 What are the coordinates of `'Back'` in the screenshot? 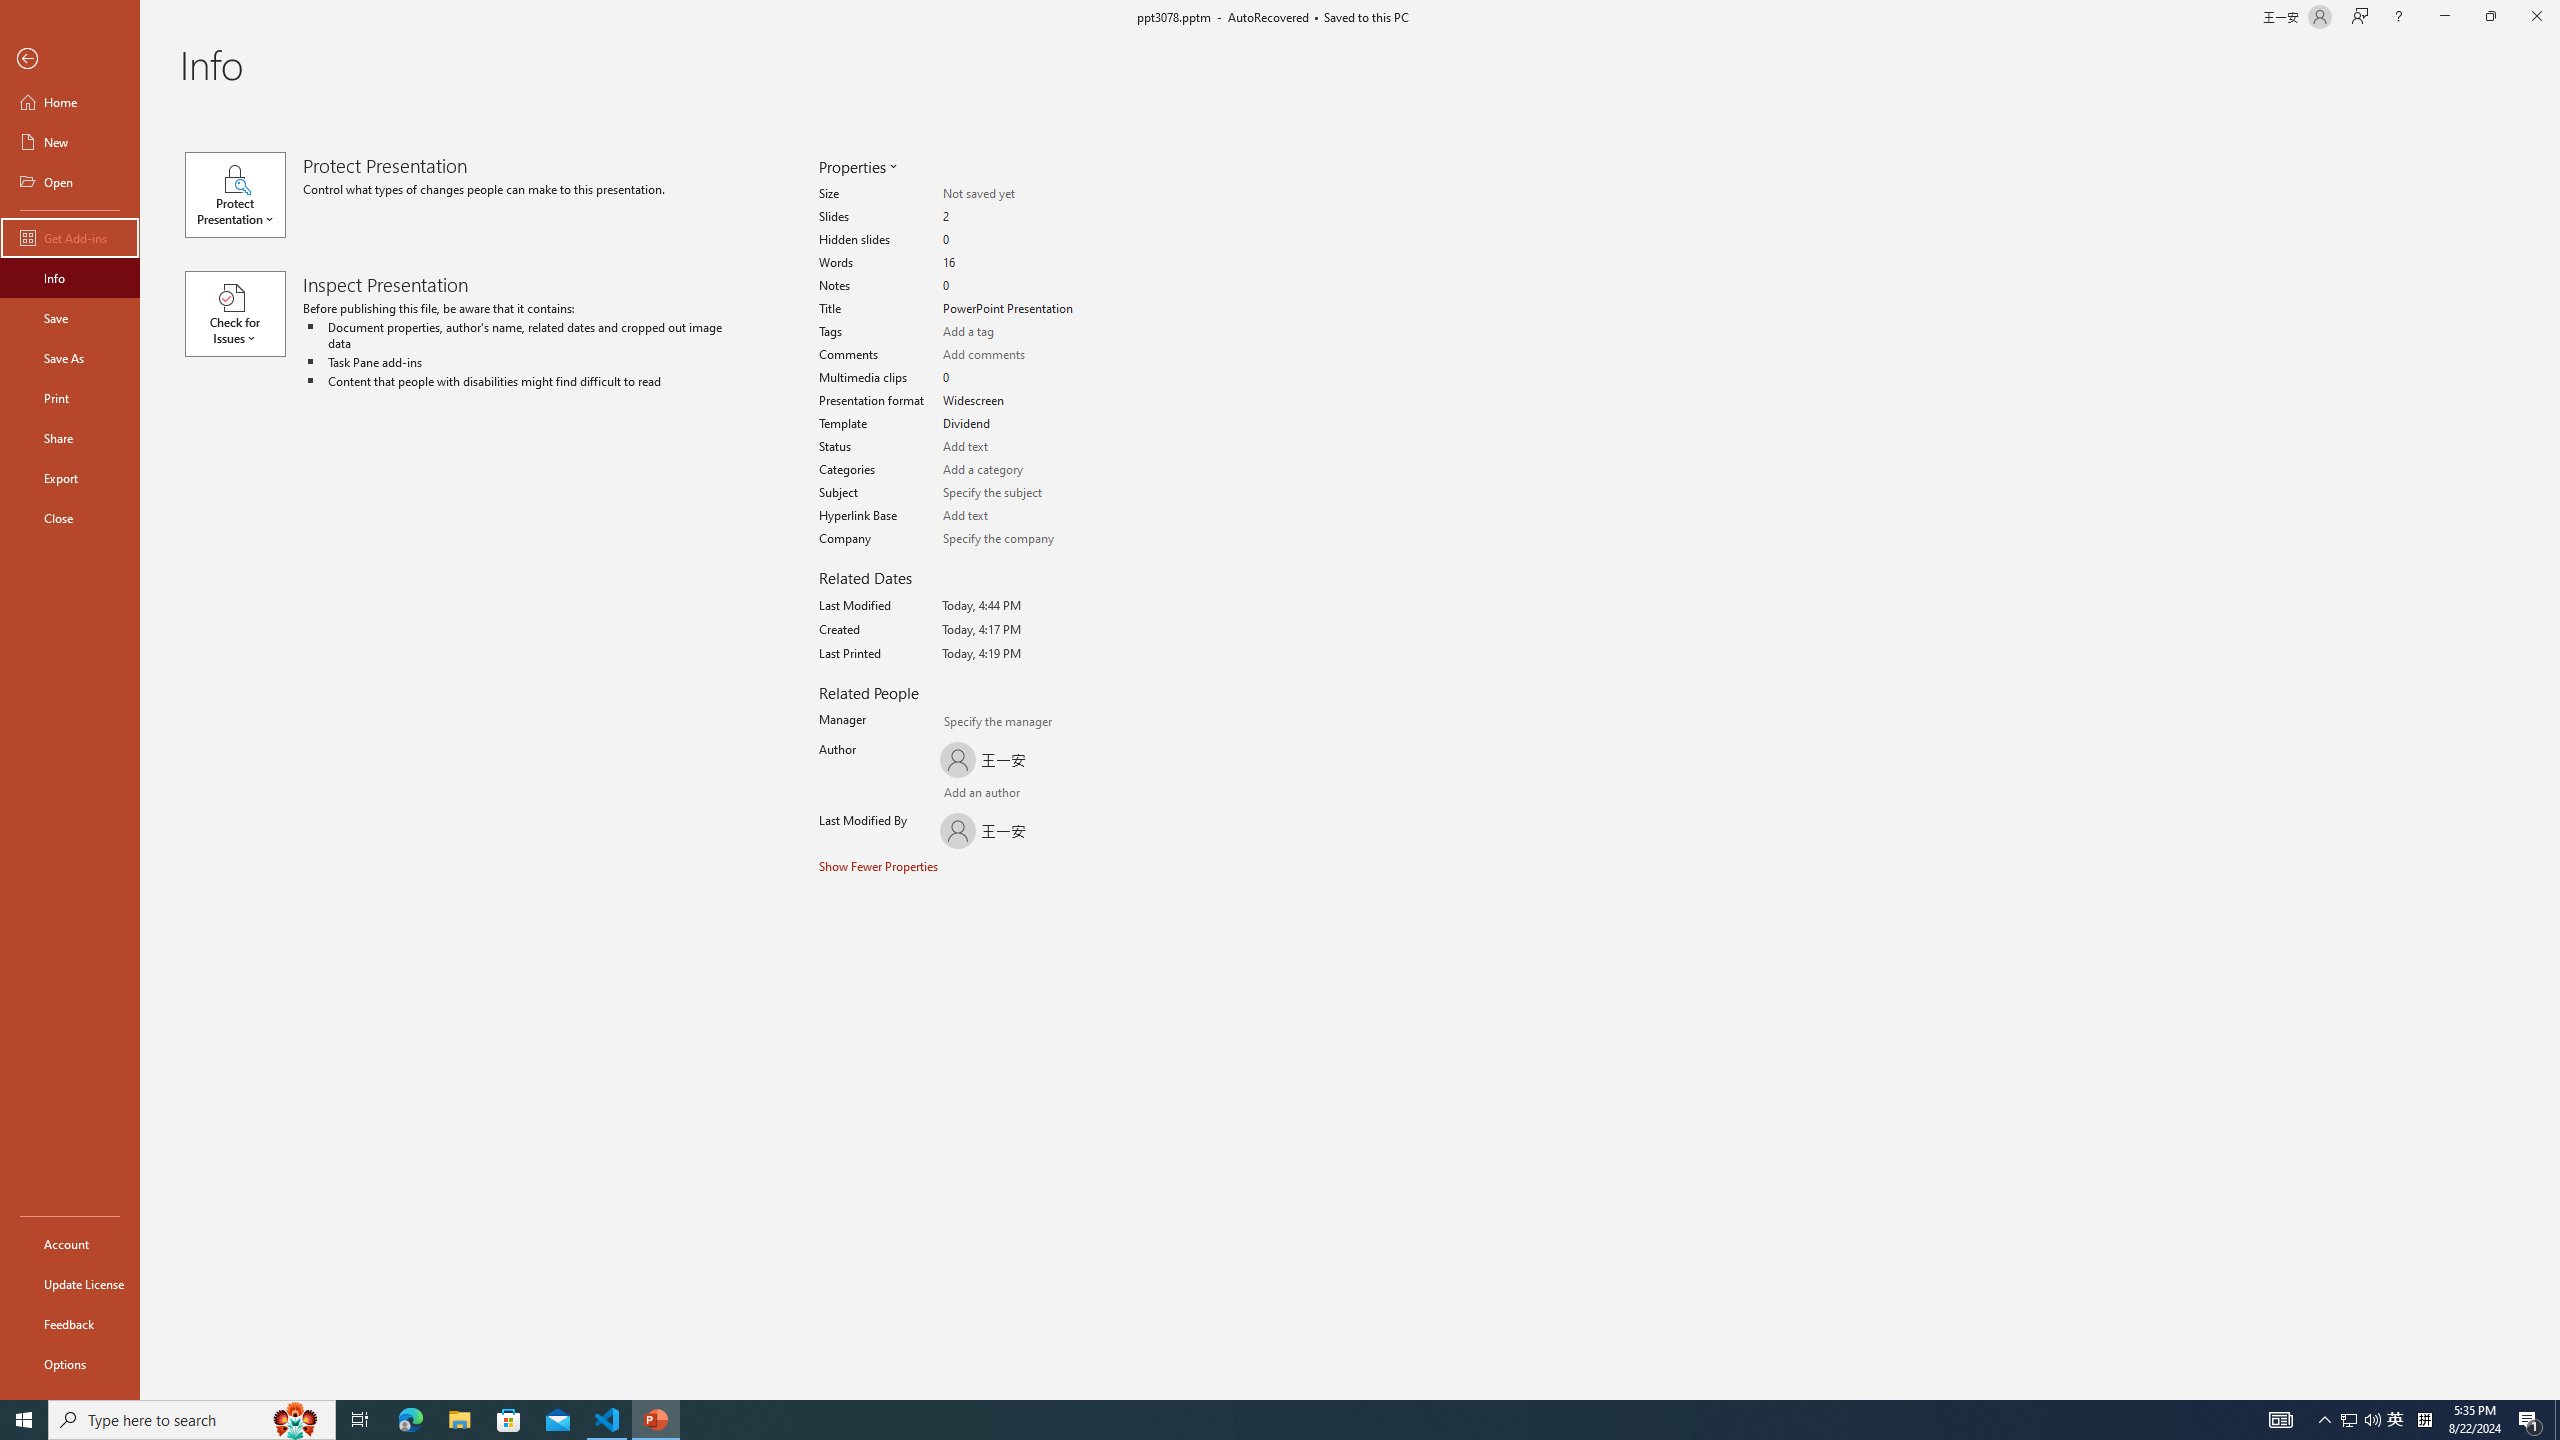 It's located at (69, 58).